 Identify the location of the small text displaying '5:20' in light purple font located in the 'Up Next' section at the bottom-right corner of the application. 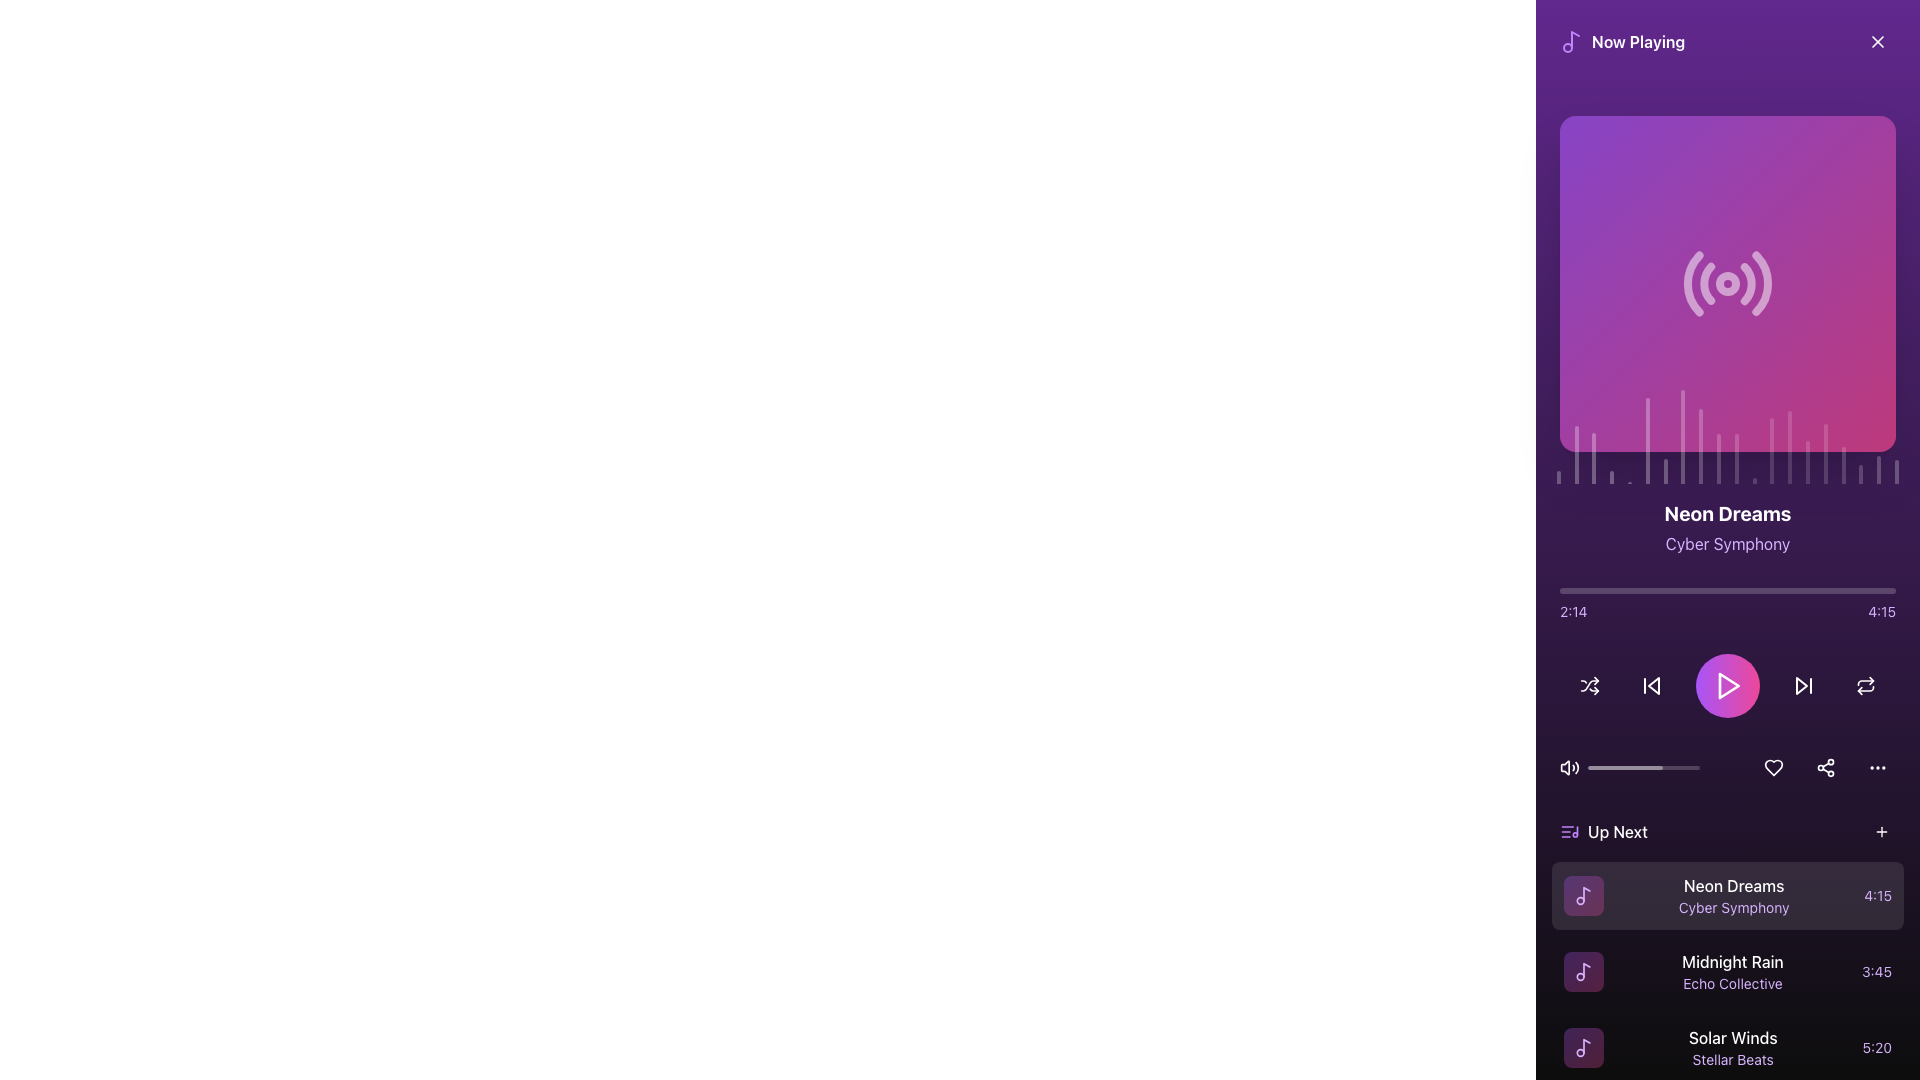
(1876, 1047).